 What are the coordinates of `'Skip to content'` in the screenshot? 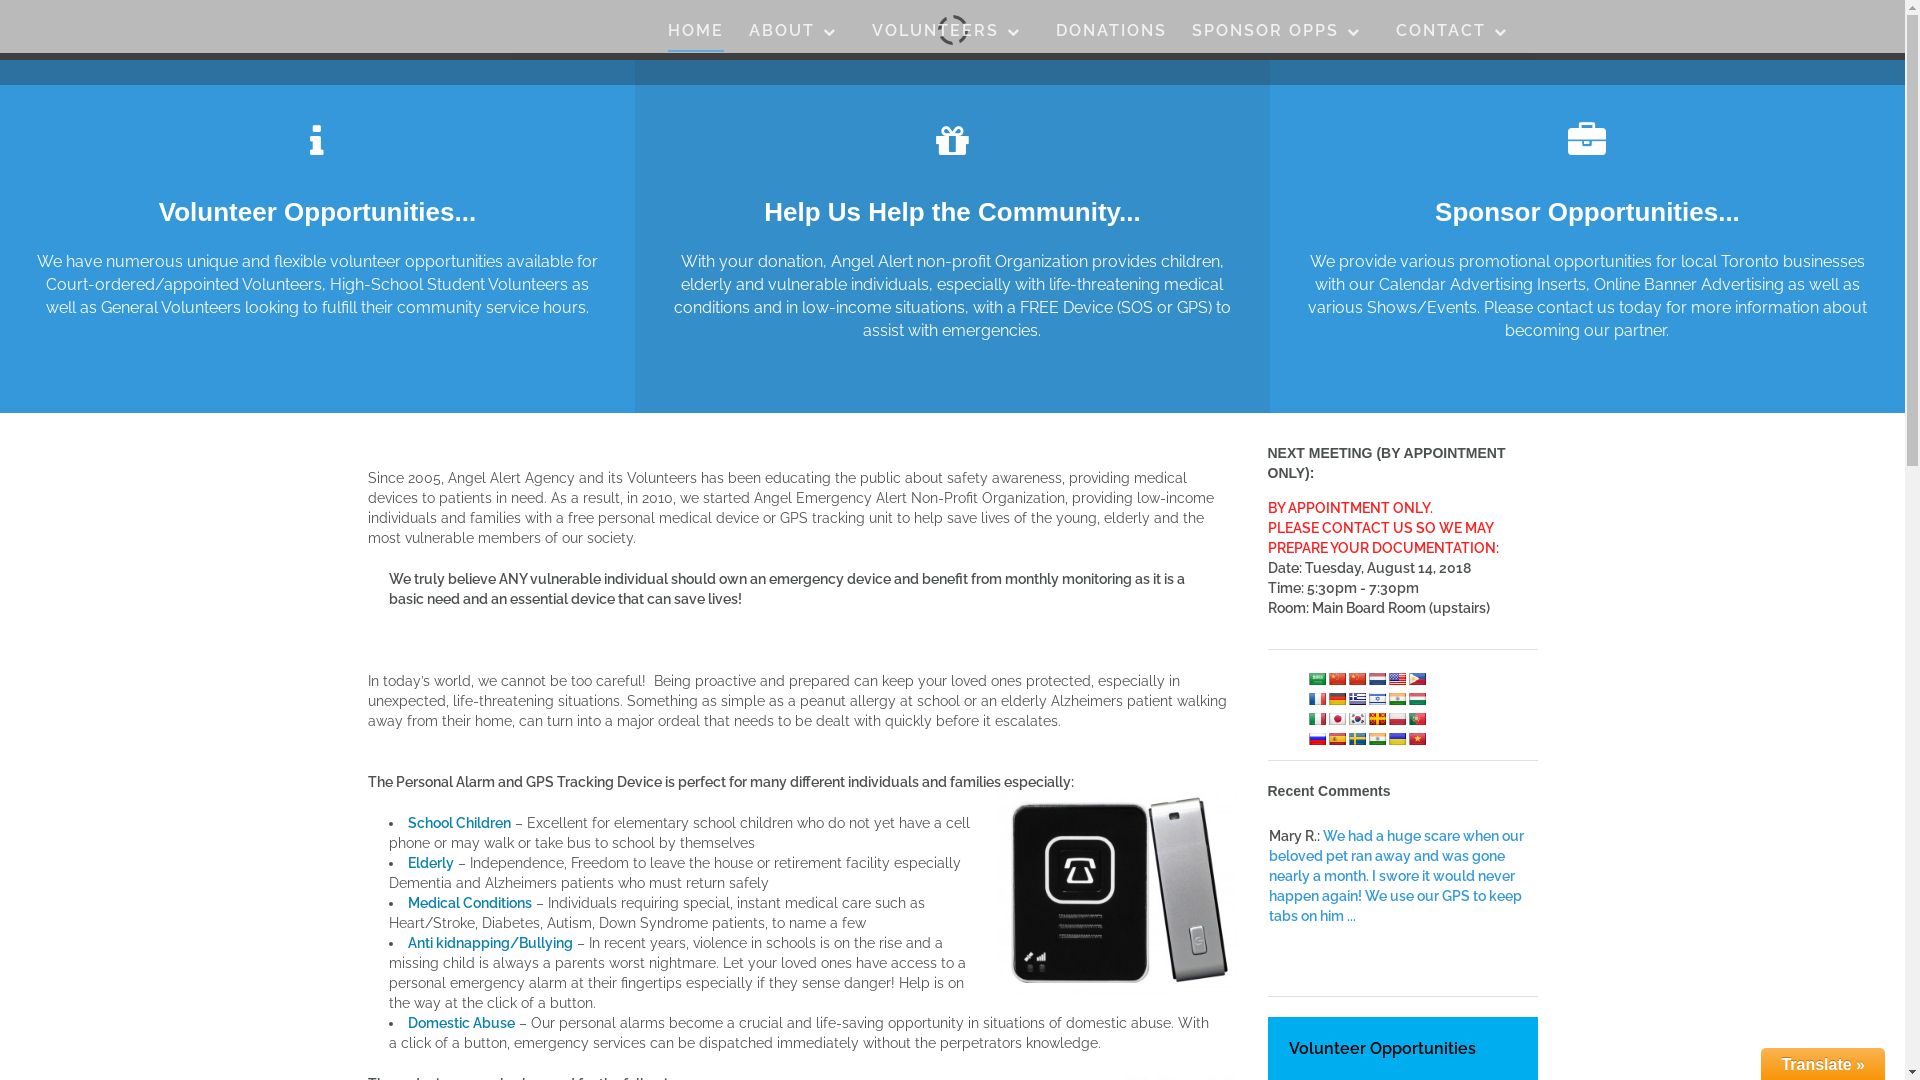 It's located at (0, 0).